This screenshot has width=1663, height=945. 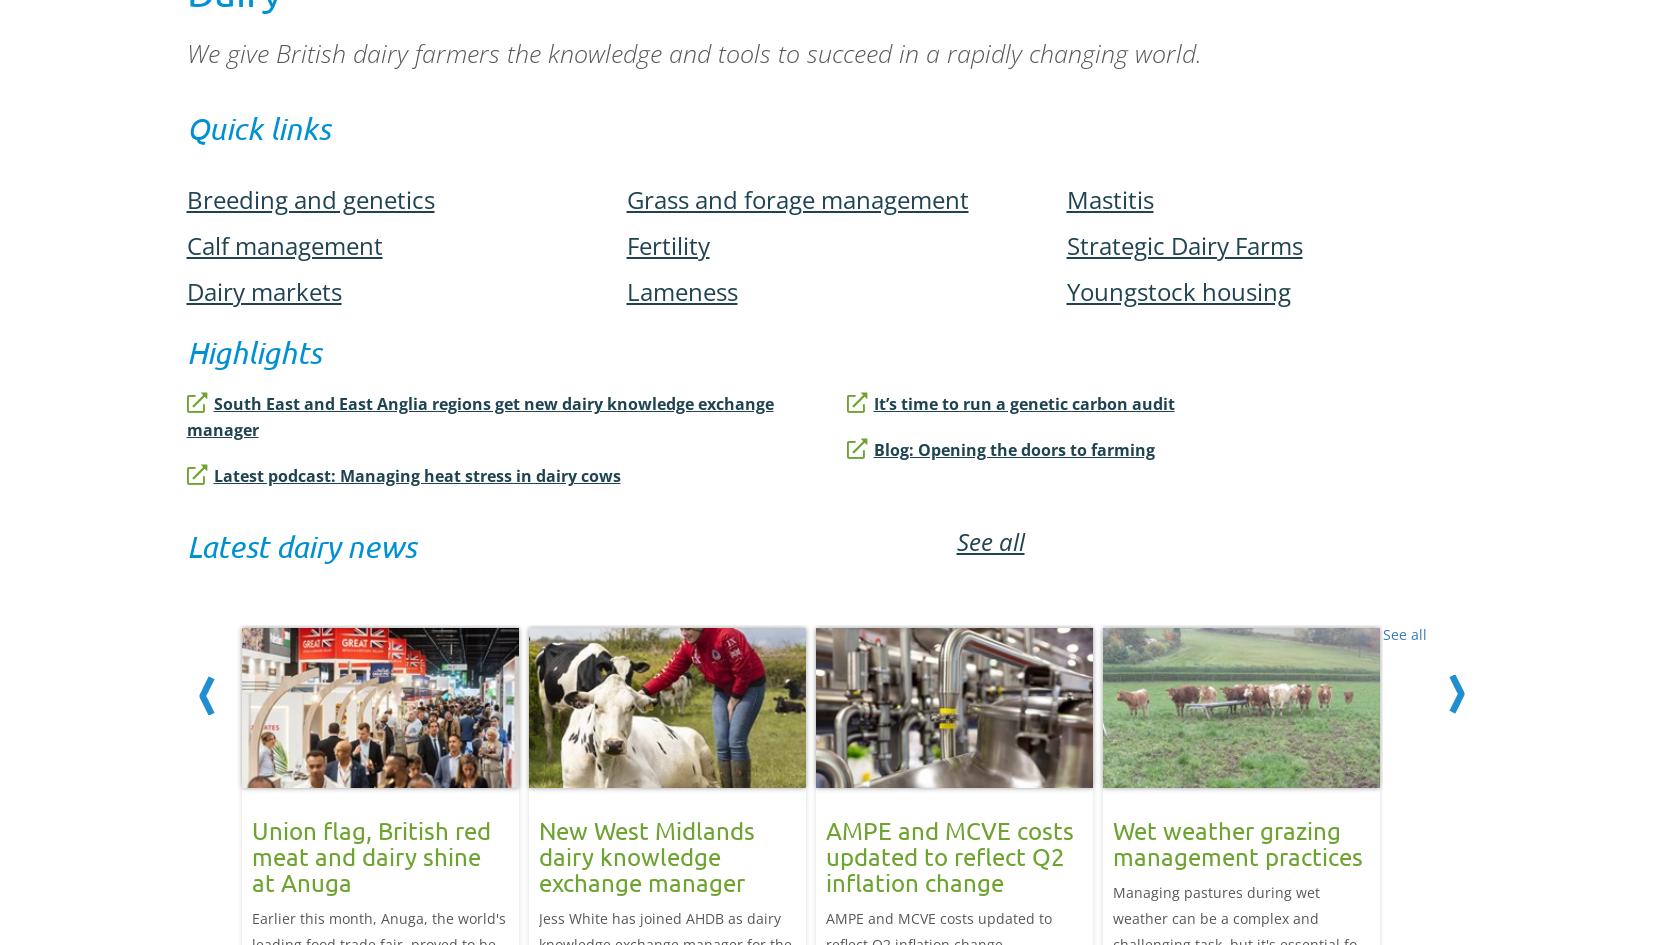 I want to click on 'Freedom of information', so click(x=605, y=770).